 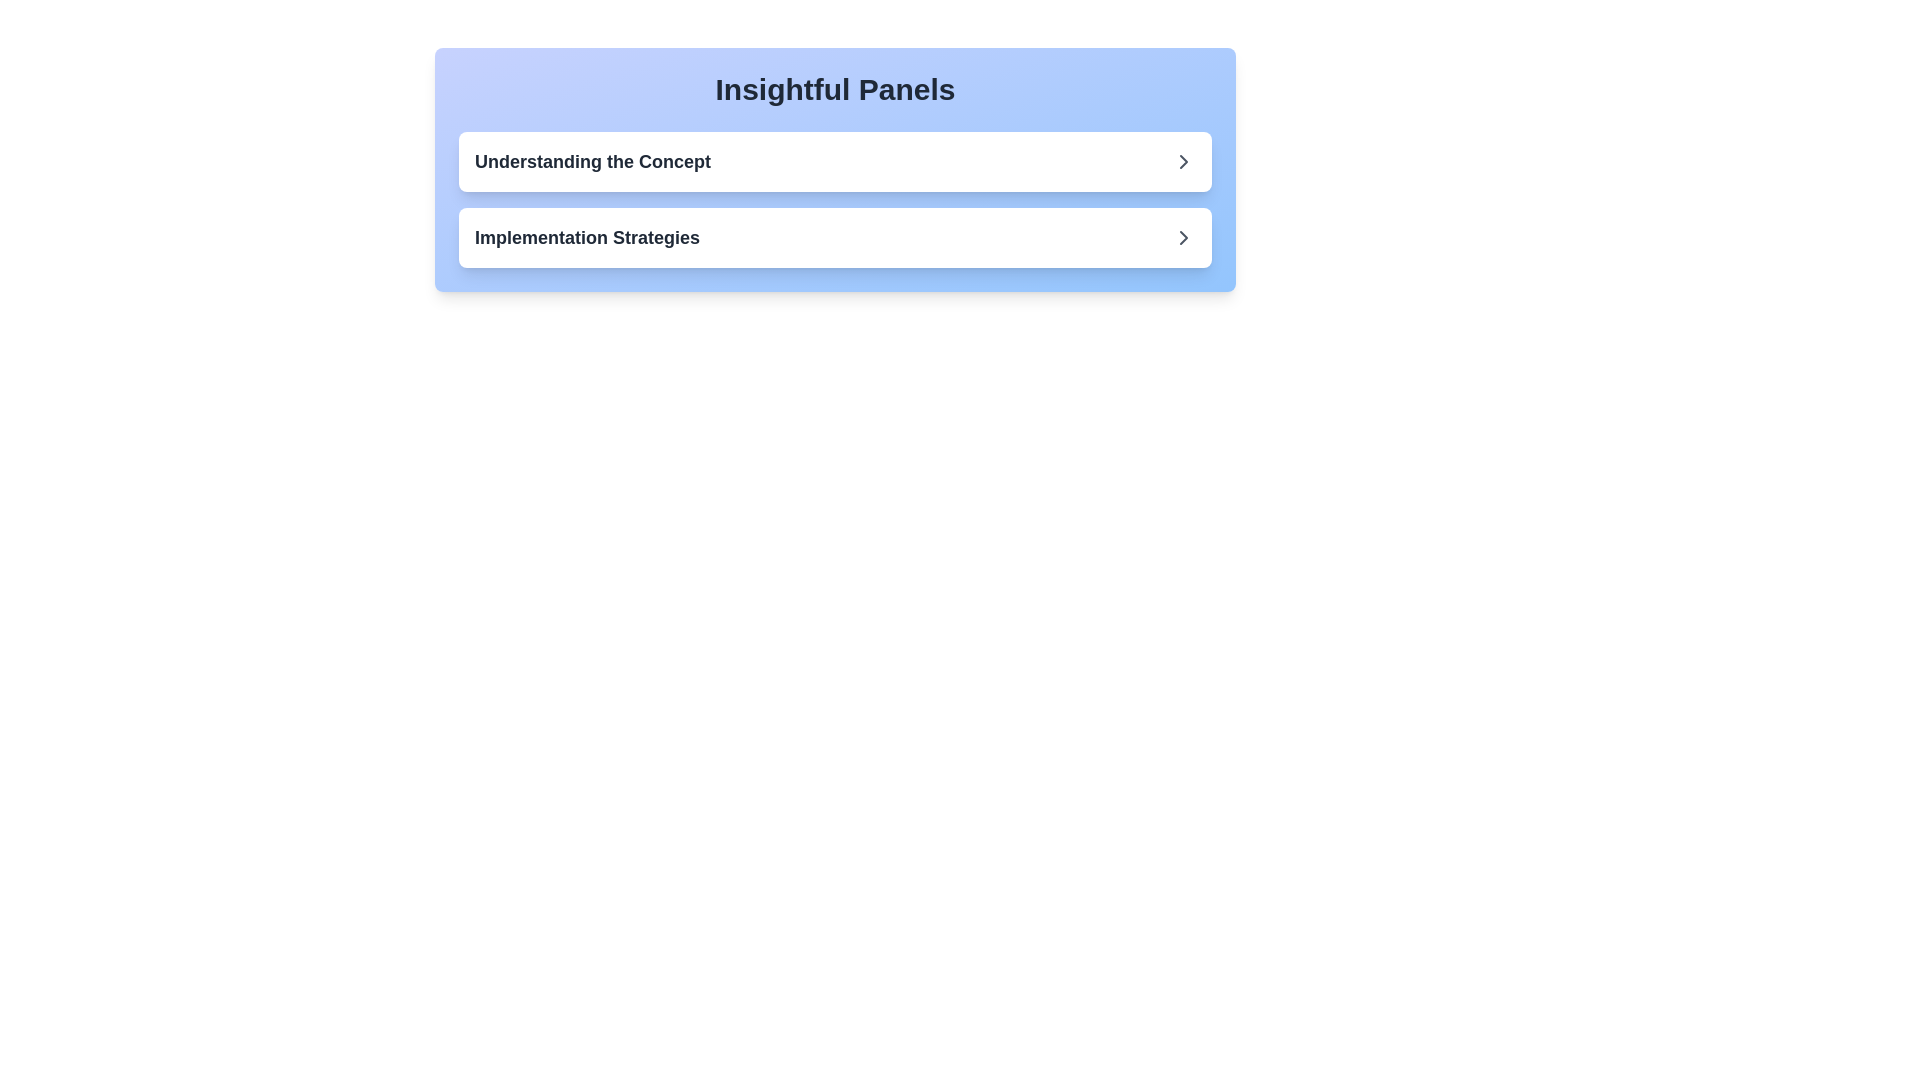 What do you see at coordinates (1184, 237) in the screenshot?
I see `the right-facing chevron icon located at the far right end of the 'Implementation Strategies' row` at bounding box center [1184, 237].